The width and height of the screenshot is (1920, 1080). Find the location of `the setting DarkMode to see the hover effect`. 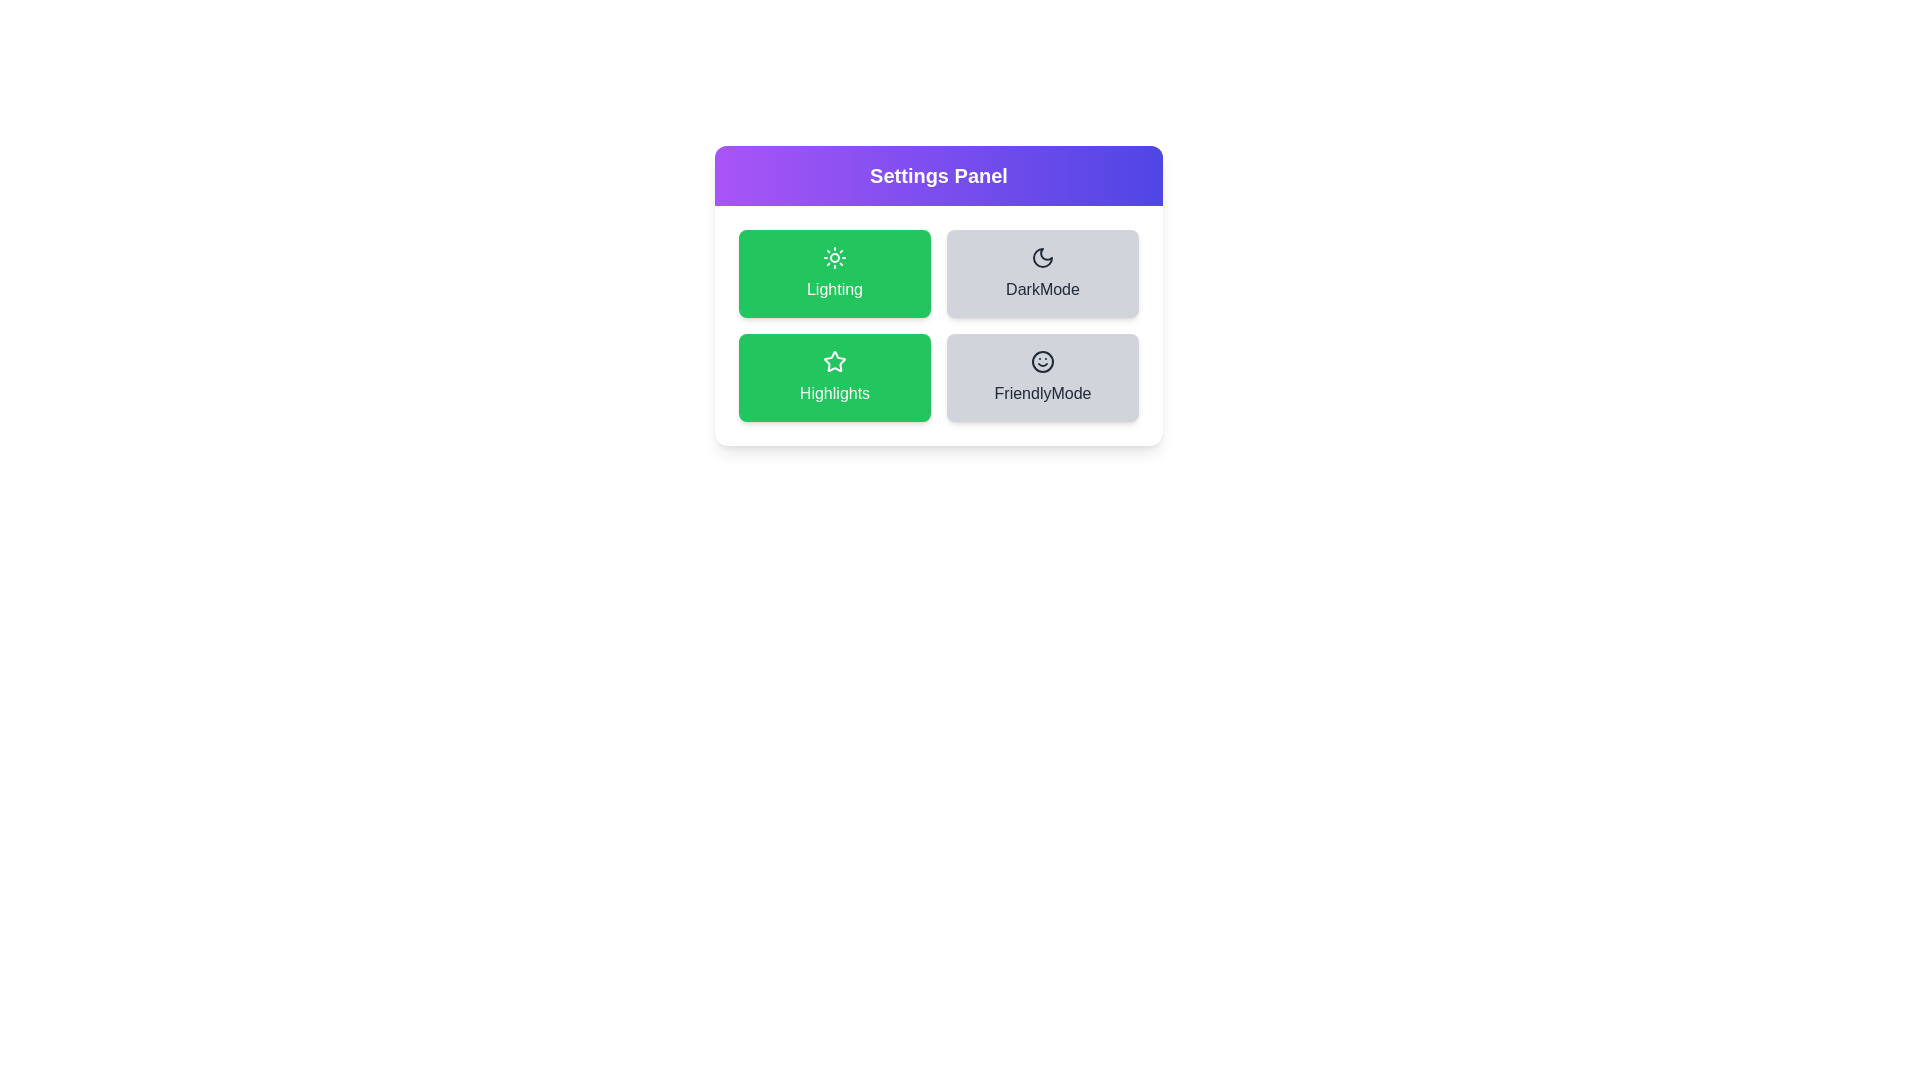

the setting DarkMode to see the hover effect is located at coordinates (1041, 273).